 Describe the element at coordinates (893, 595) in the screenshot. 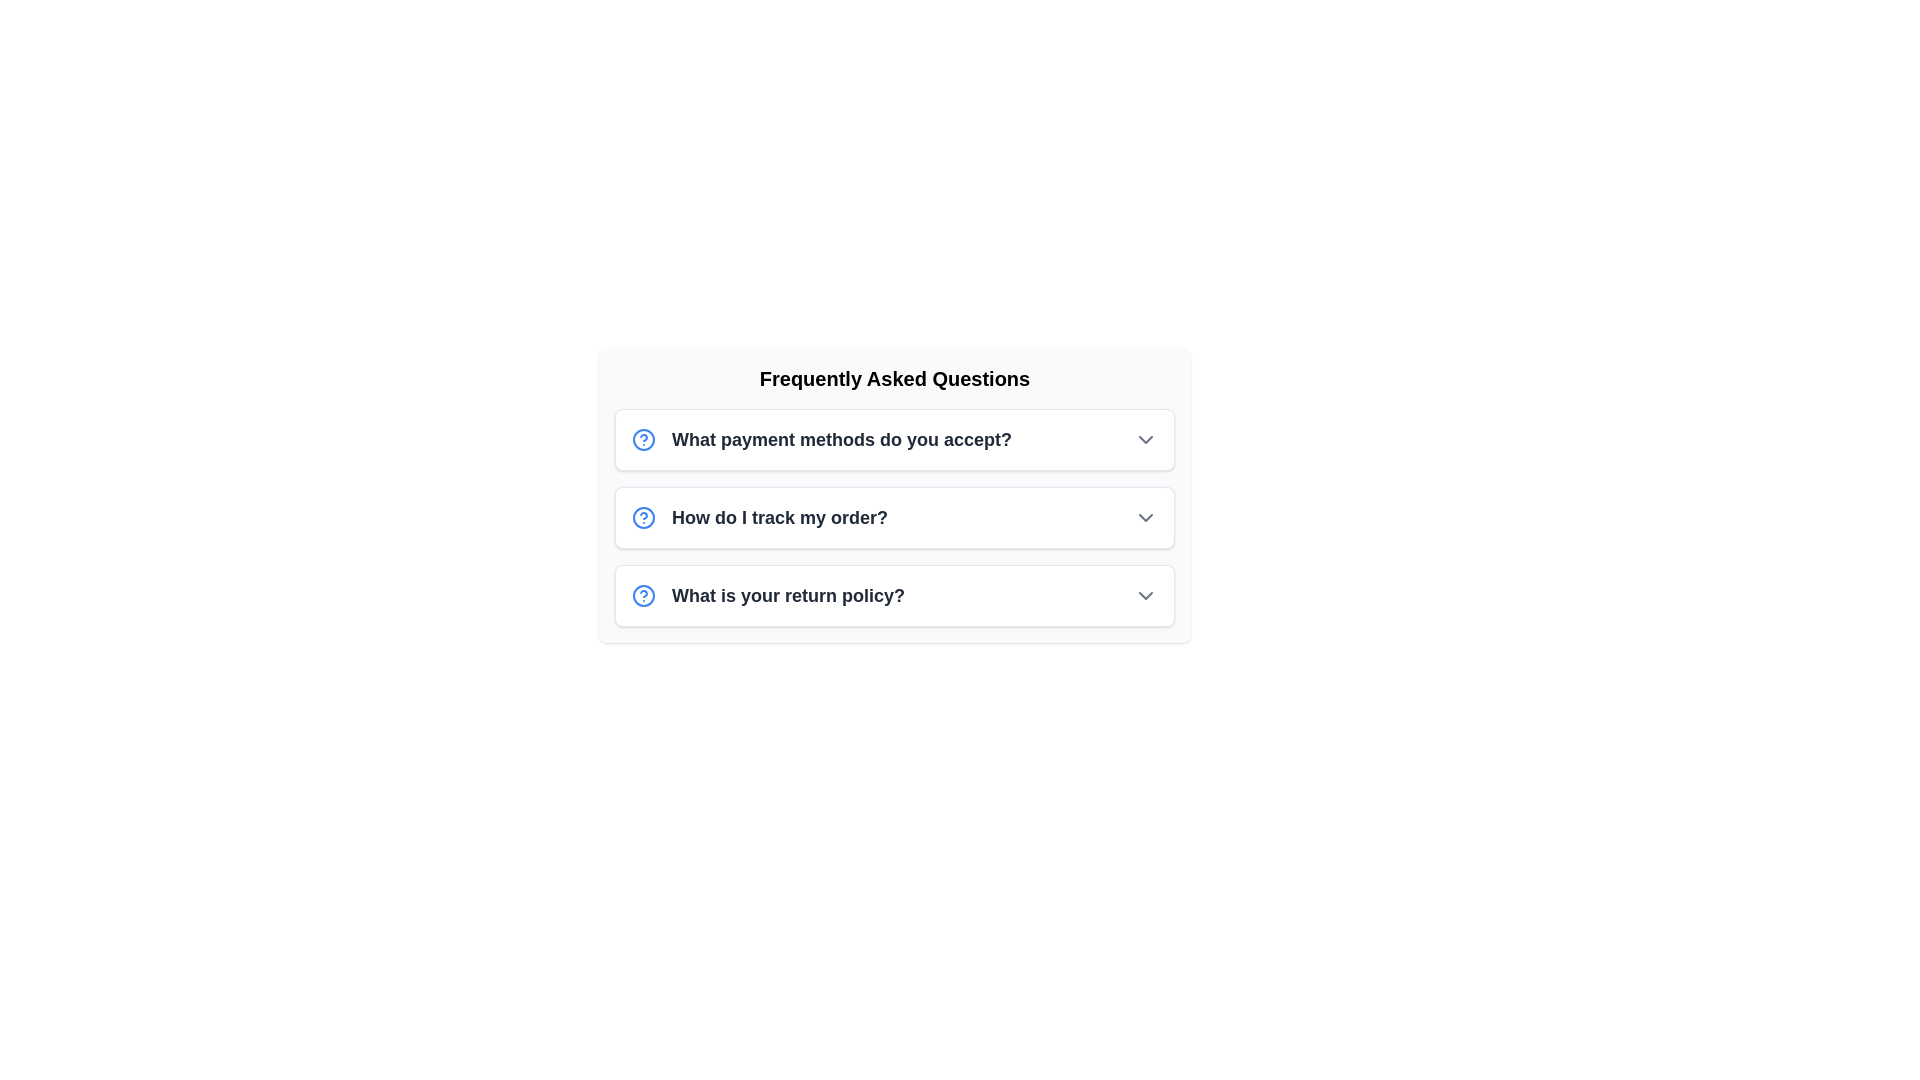

I see `the Expandable FAQ question item that displays the text 'What is your return policy?'` at that location.